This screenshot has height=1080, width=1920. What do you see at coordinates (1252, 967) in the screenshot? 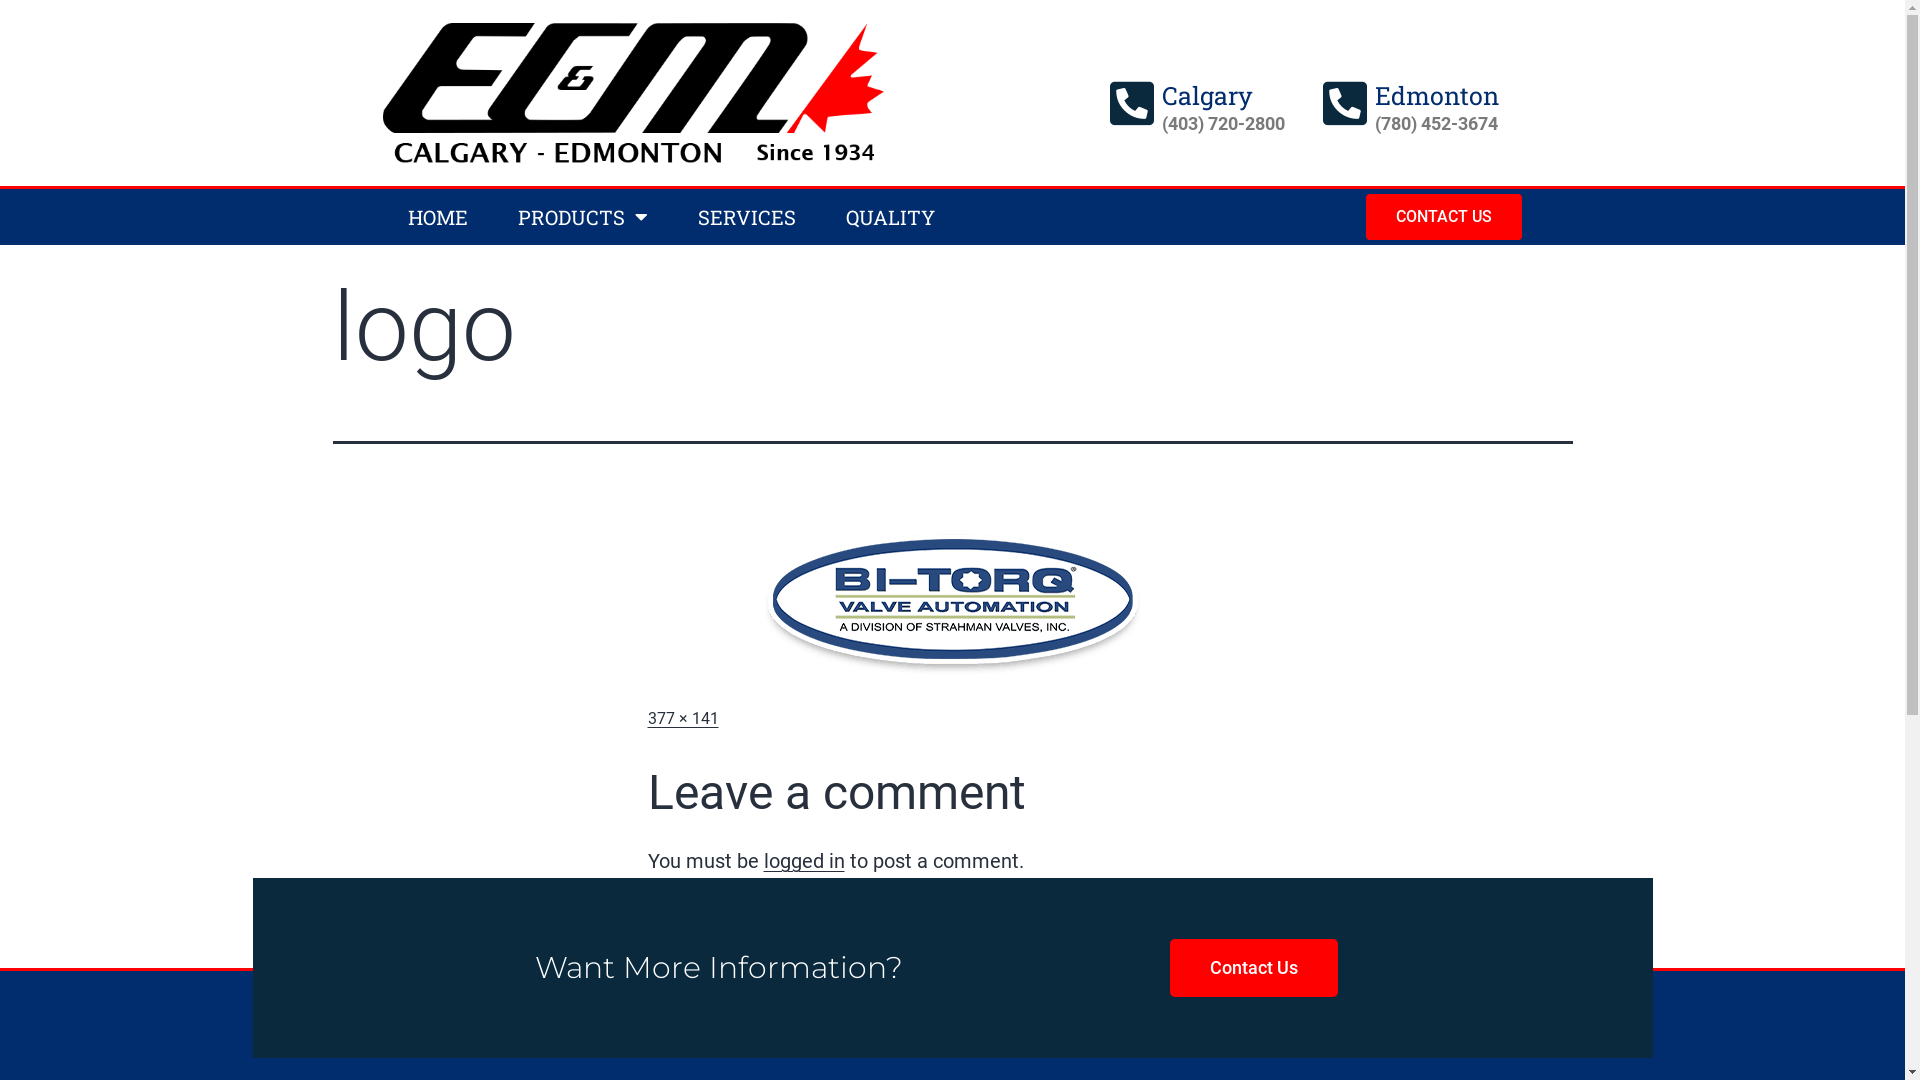
I see `'Contact Us'` at bounding box center [1252, 967].